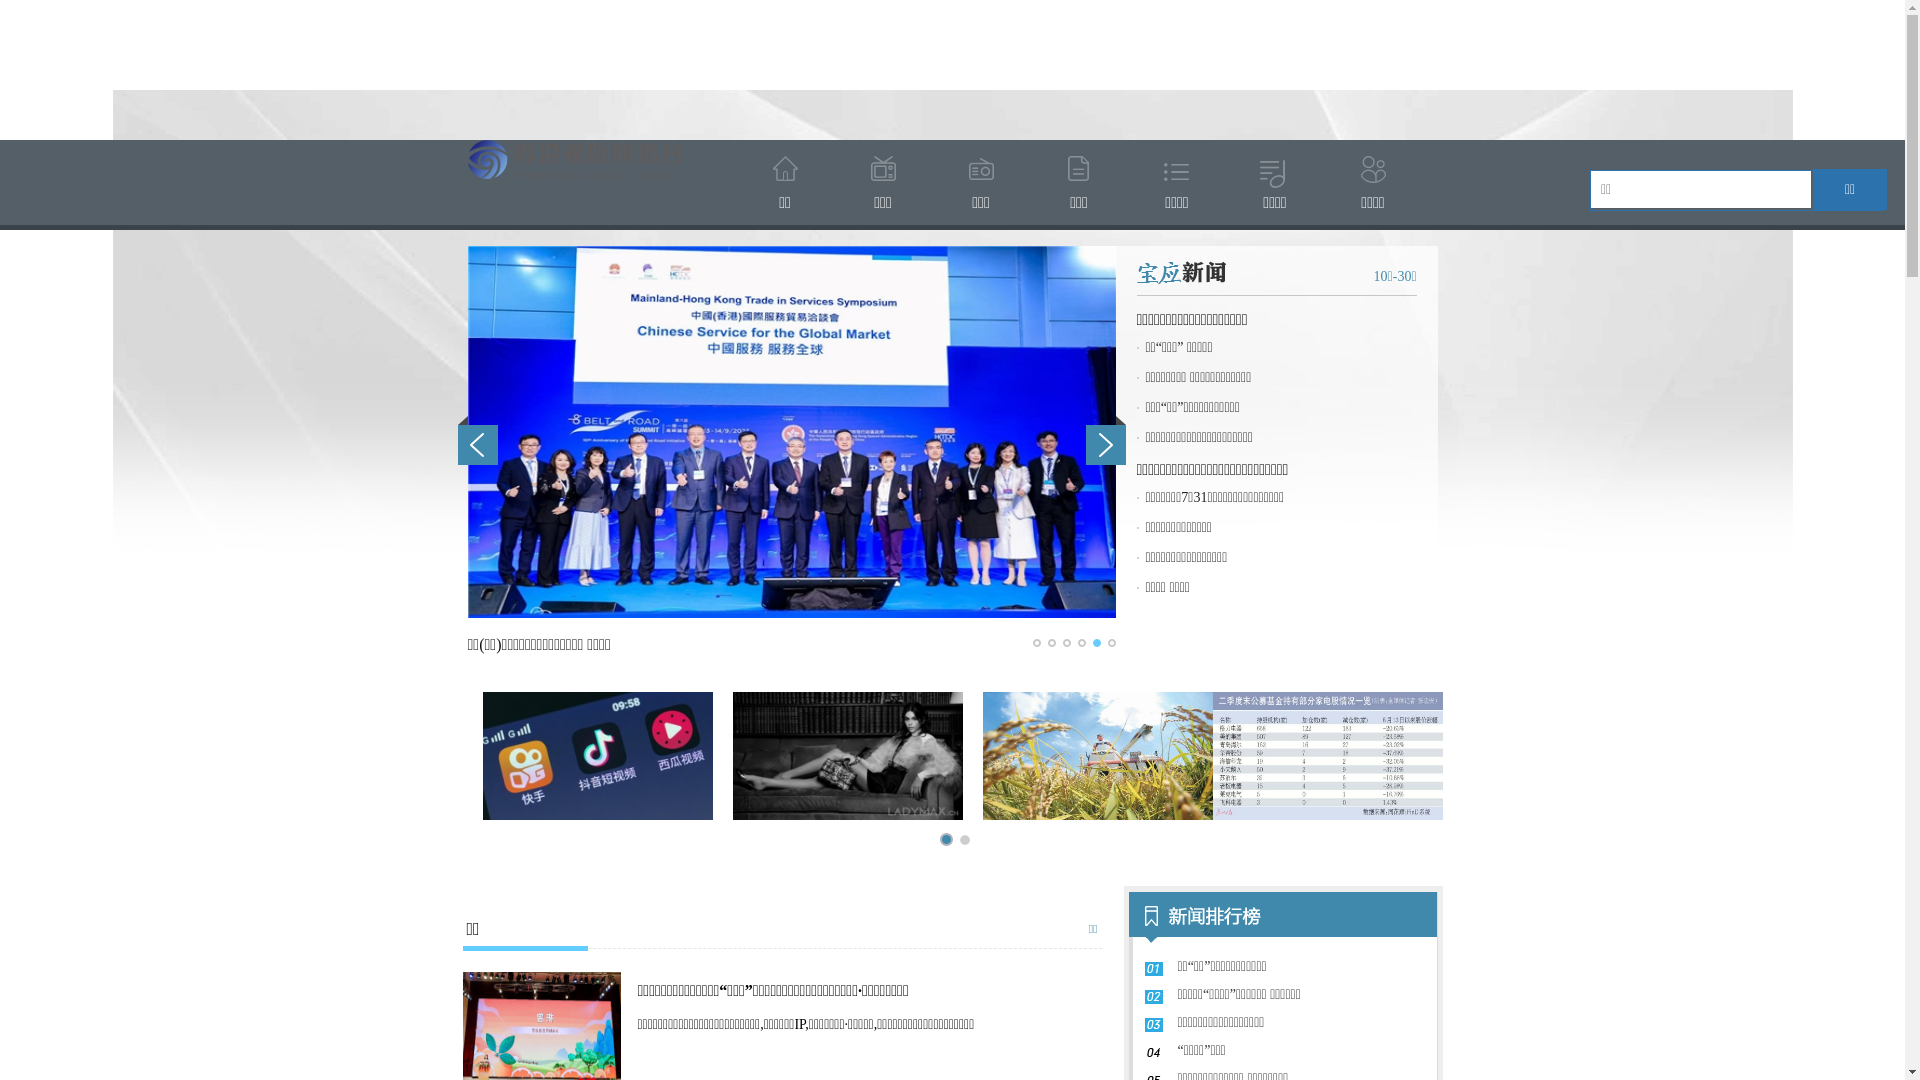  I want to click on '1', so click(1036, 643).